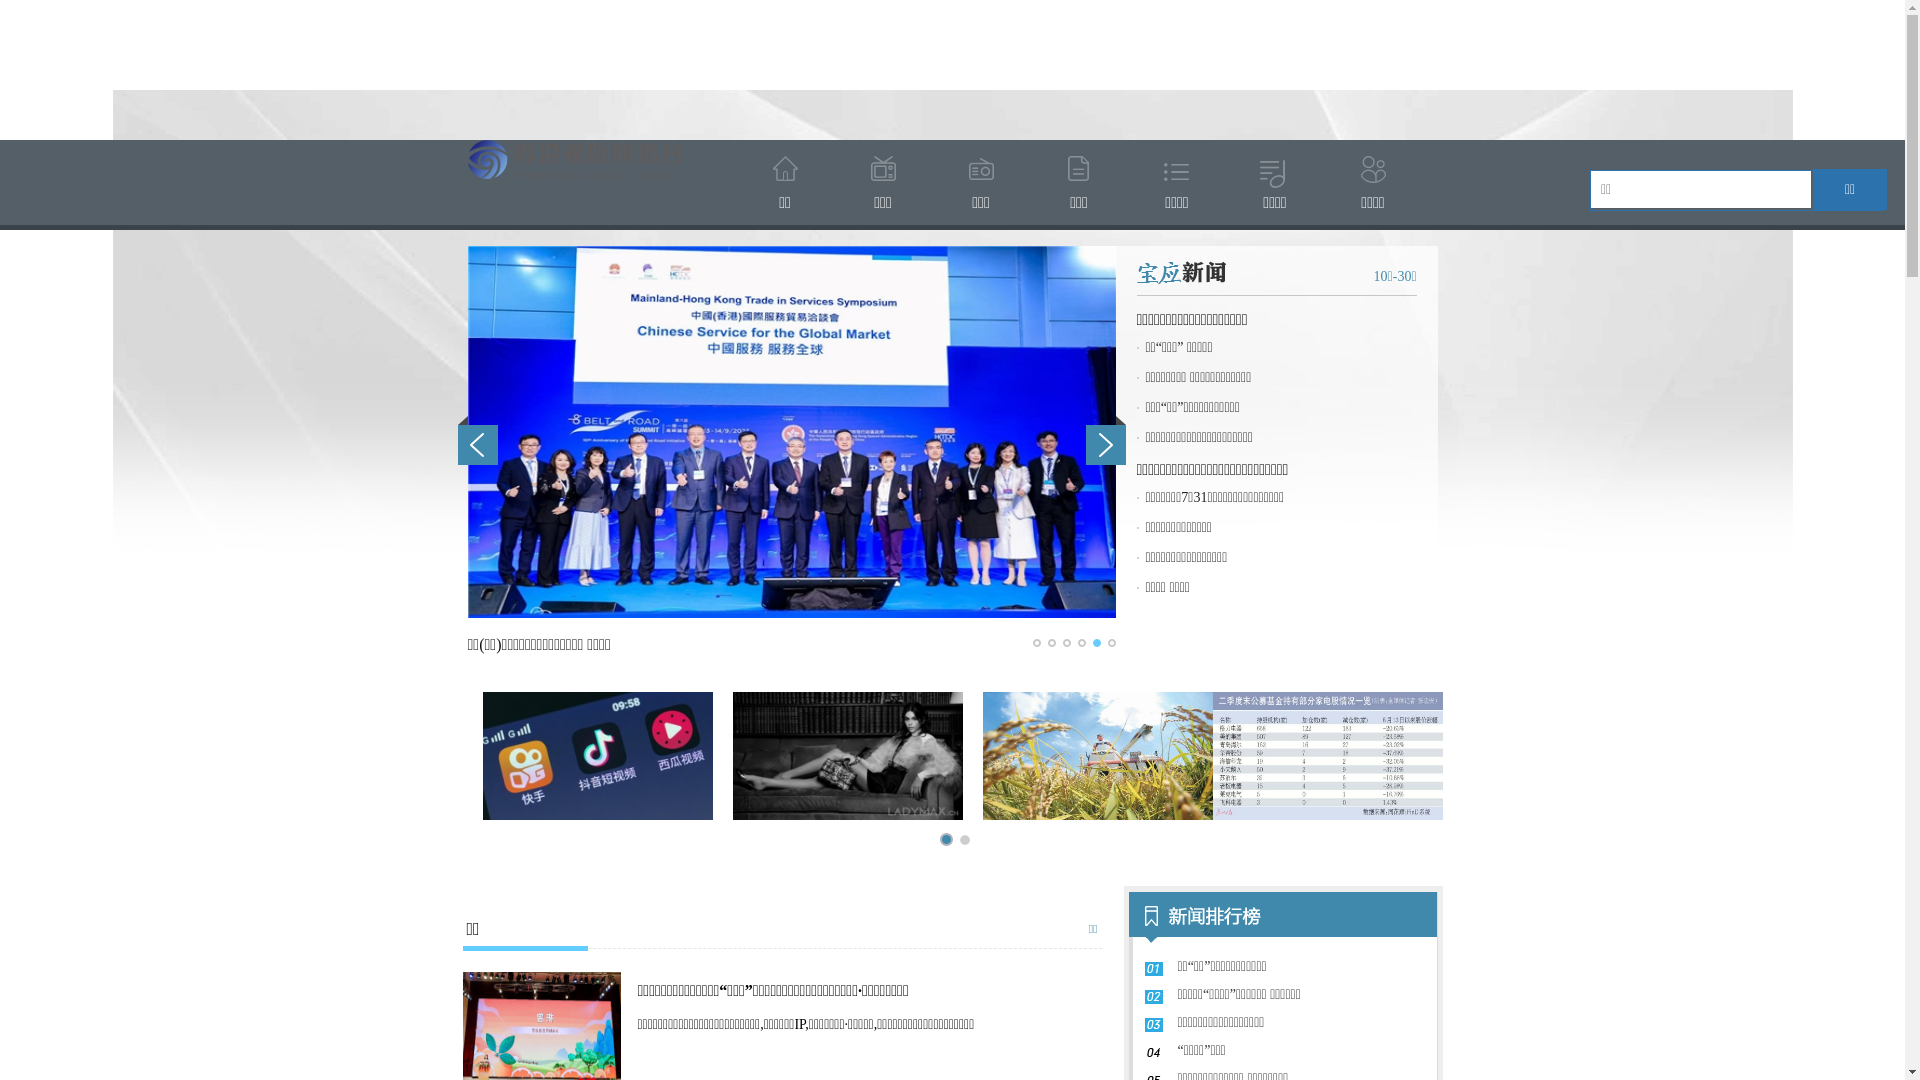  I want to click on '1', so click(1036, 643).